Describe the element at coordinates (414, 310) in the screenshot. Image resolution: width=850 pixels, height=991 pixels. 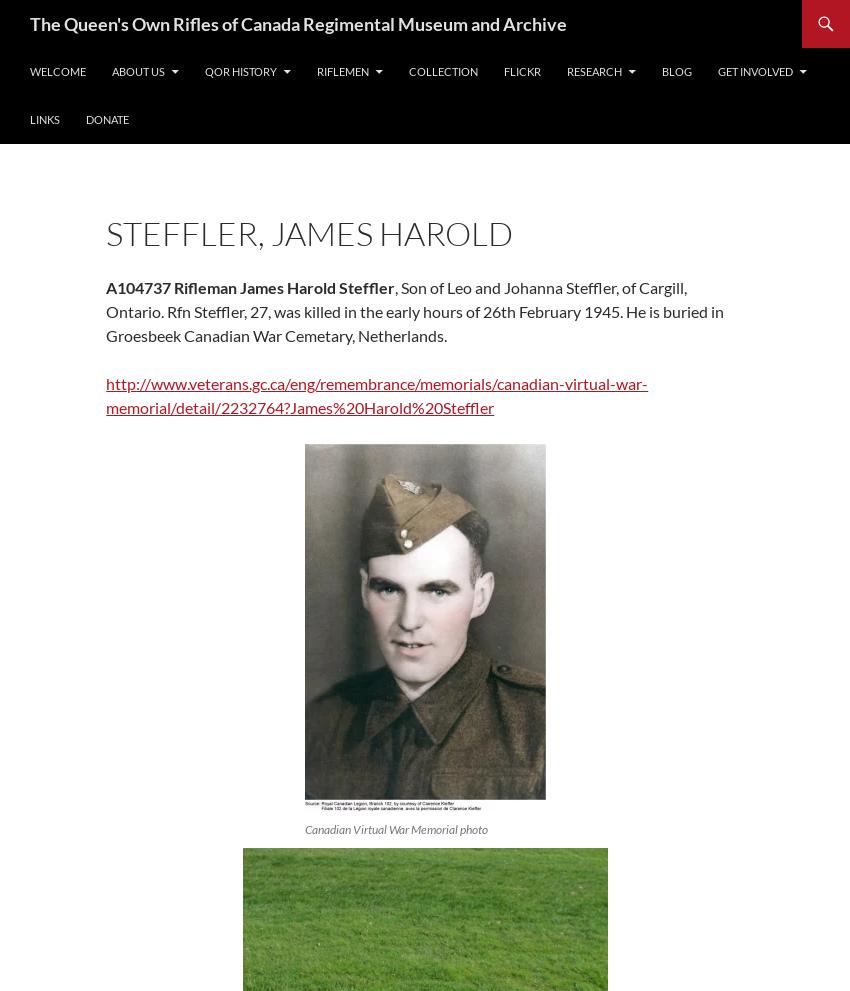
I see `', Son of Leo and Johanna Steffler, of Cargill, Ontario. Rfn Steffler, 27, was killed in the early hours of 26th February 1945. He is buried in Groesbeek Canadian War Cemetary, Netherlands.'` at that location.